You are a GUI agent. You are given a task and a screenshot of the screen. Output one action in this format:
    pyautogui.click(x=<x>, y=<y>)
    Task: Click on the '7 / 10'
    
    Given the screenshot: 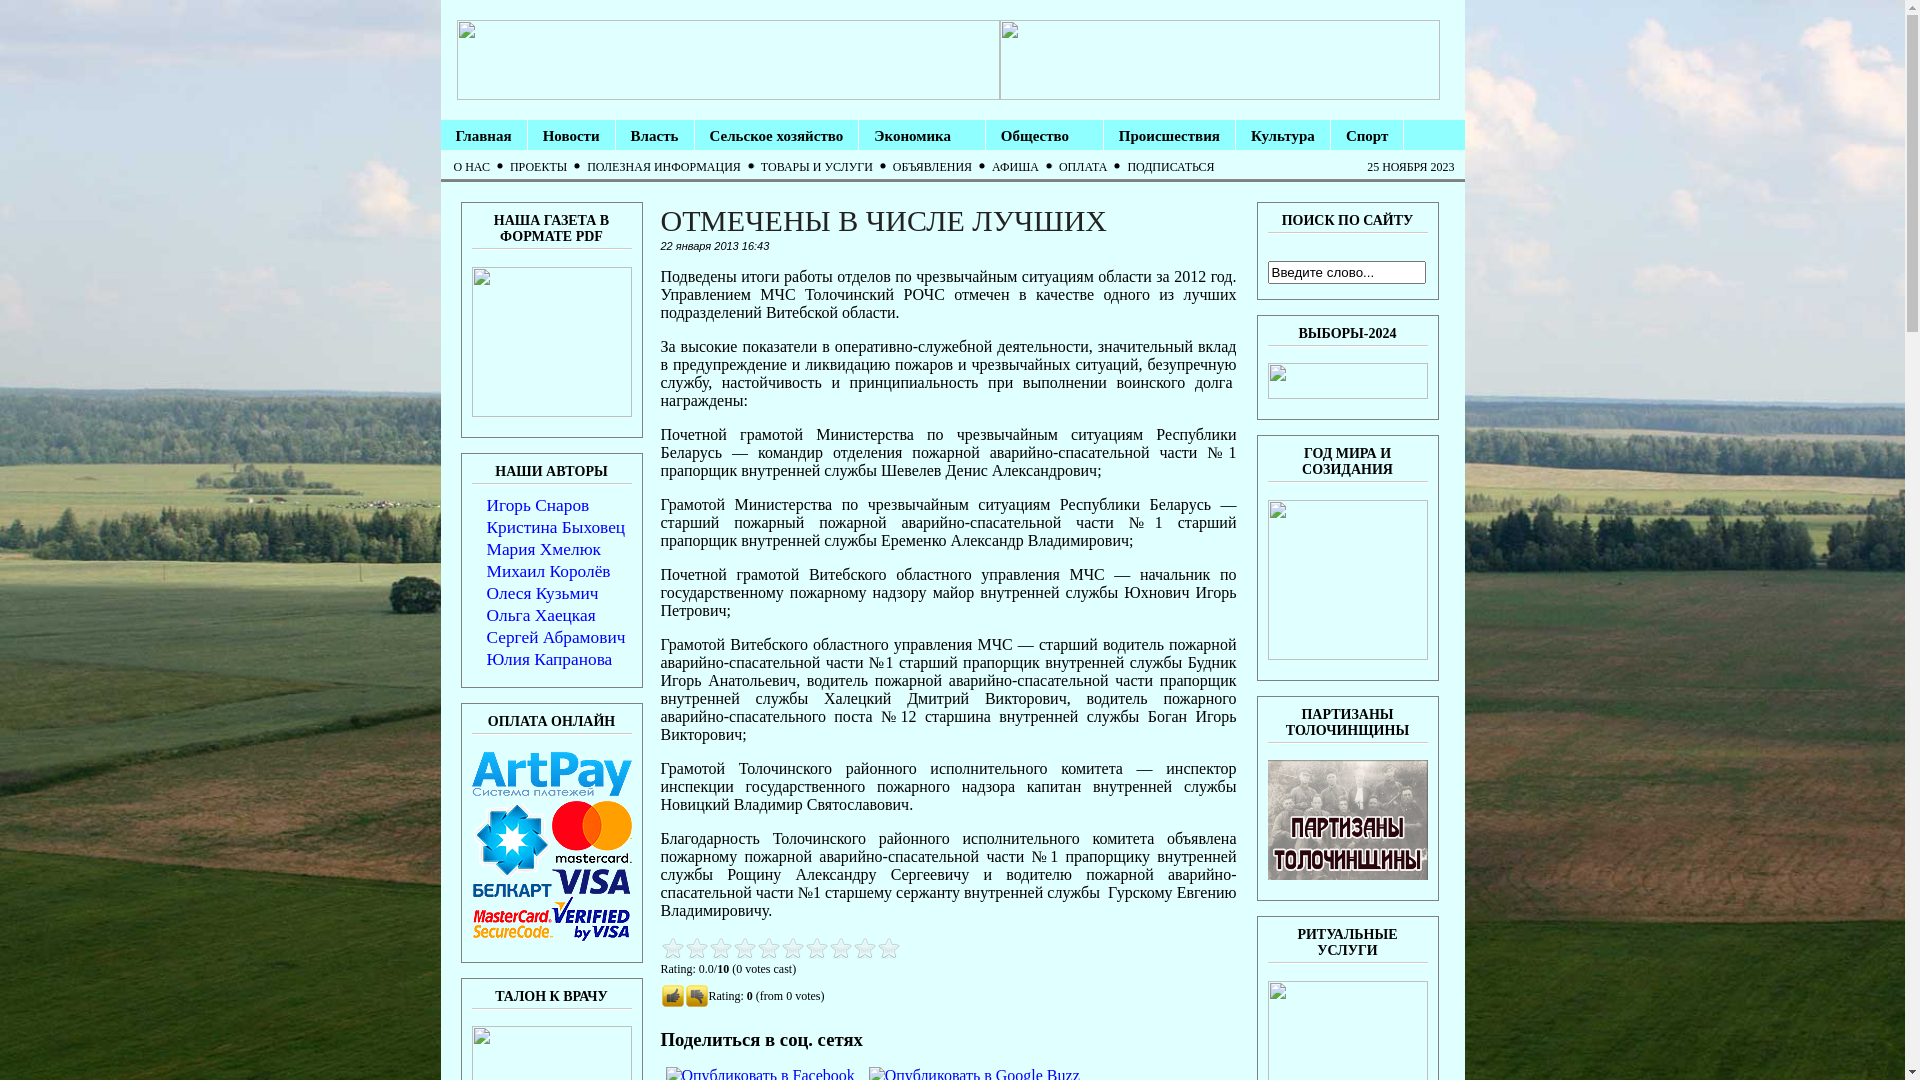 What is the action you would take?
    pyautogui.click(x=743, y=947)
    